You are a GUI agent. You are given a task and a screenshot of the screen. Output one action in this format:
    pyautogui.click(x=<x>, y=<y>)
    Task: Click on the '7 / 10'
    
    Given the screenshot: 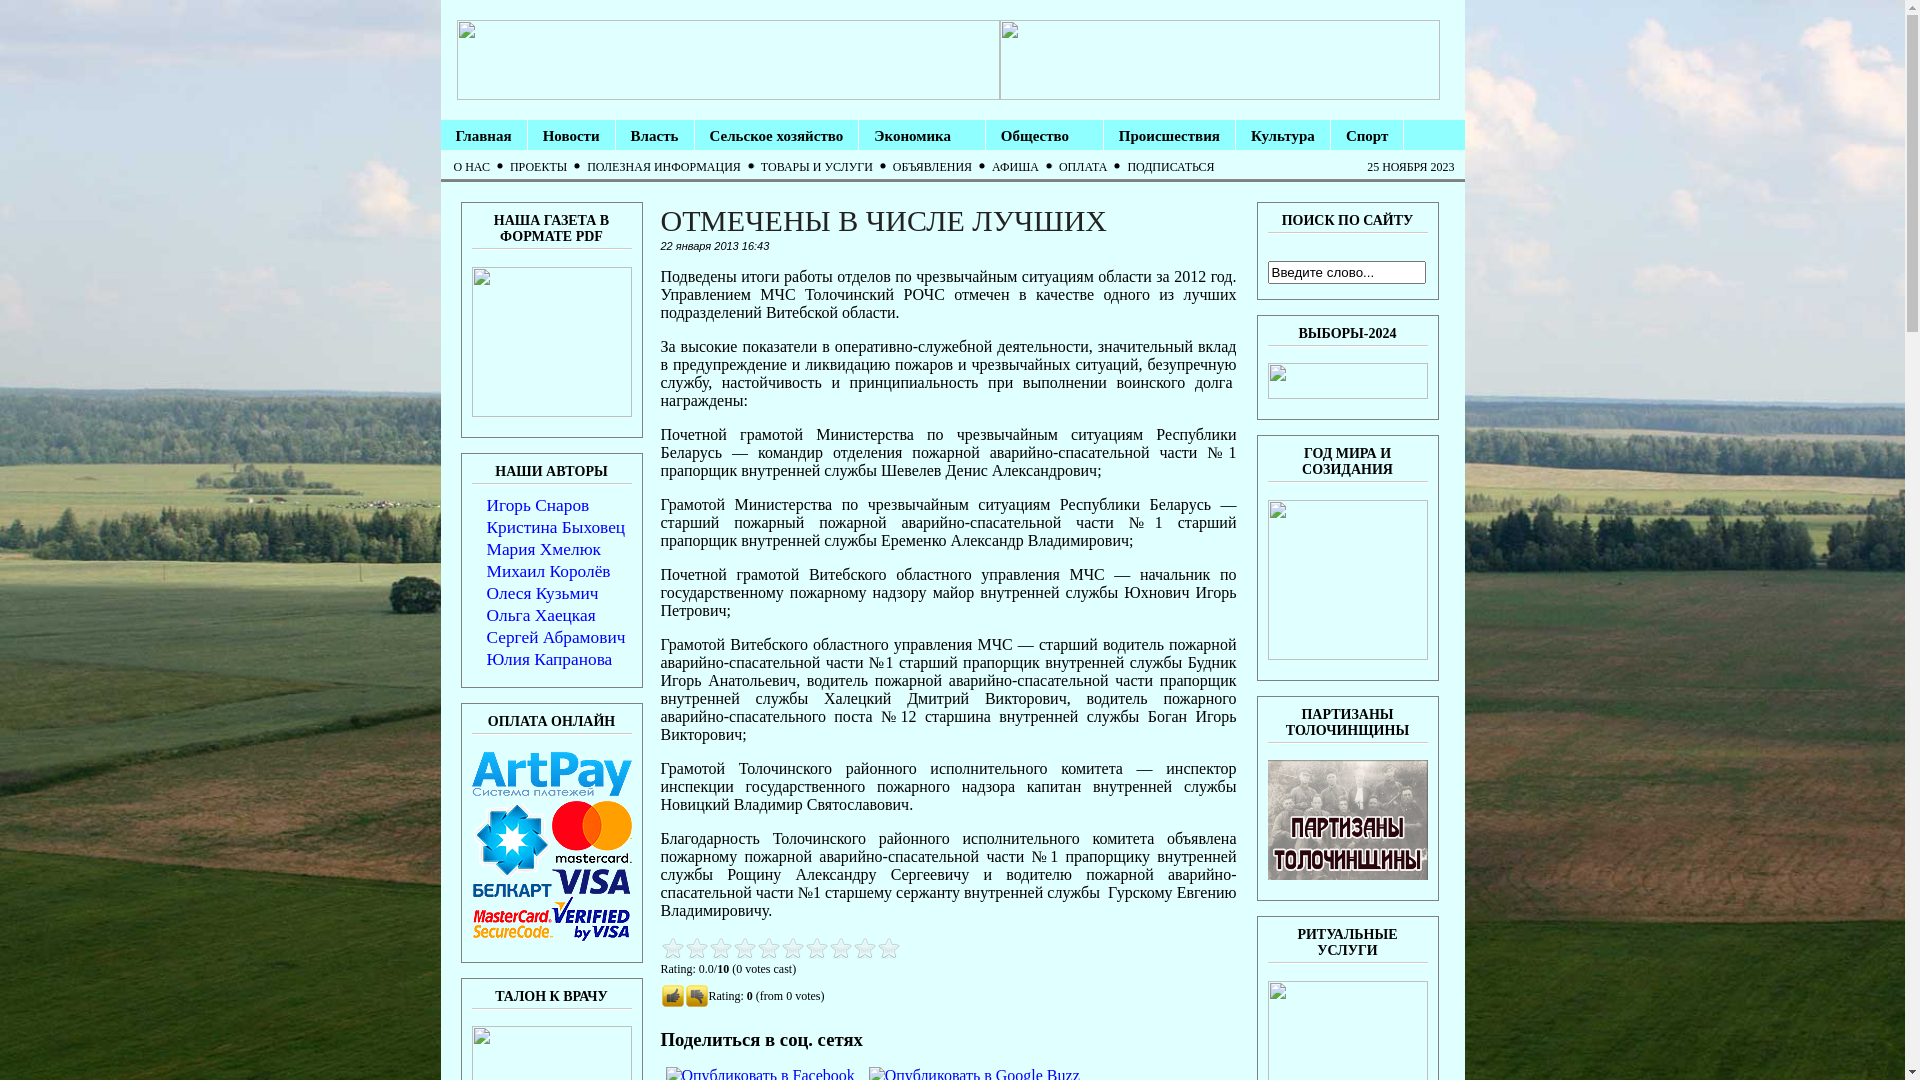 What is the action you would take?
    pyautogui.click(x=743, y=947)
    